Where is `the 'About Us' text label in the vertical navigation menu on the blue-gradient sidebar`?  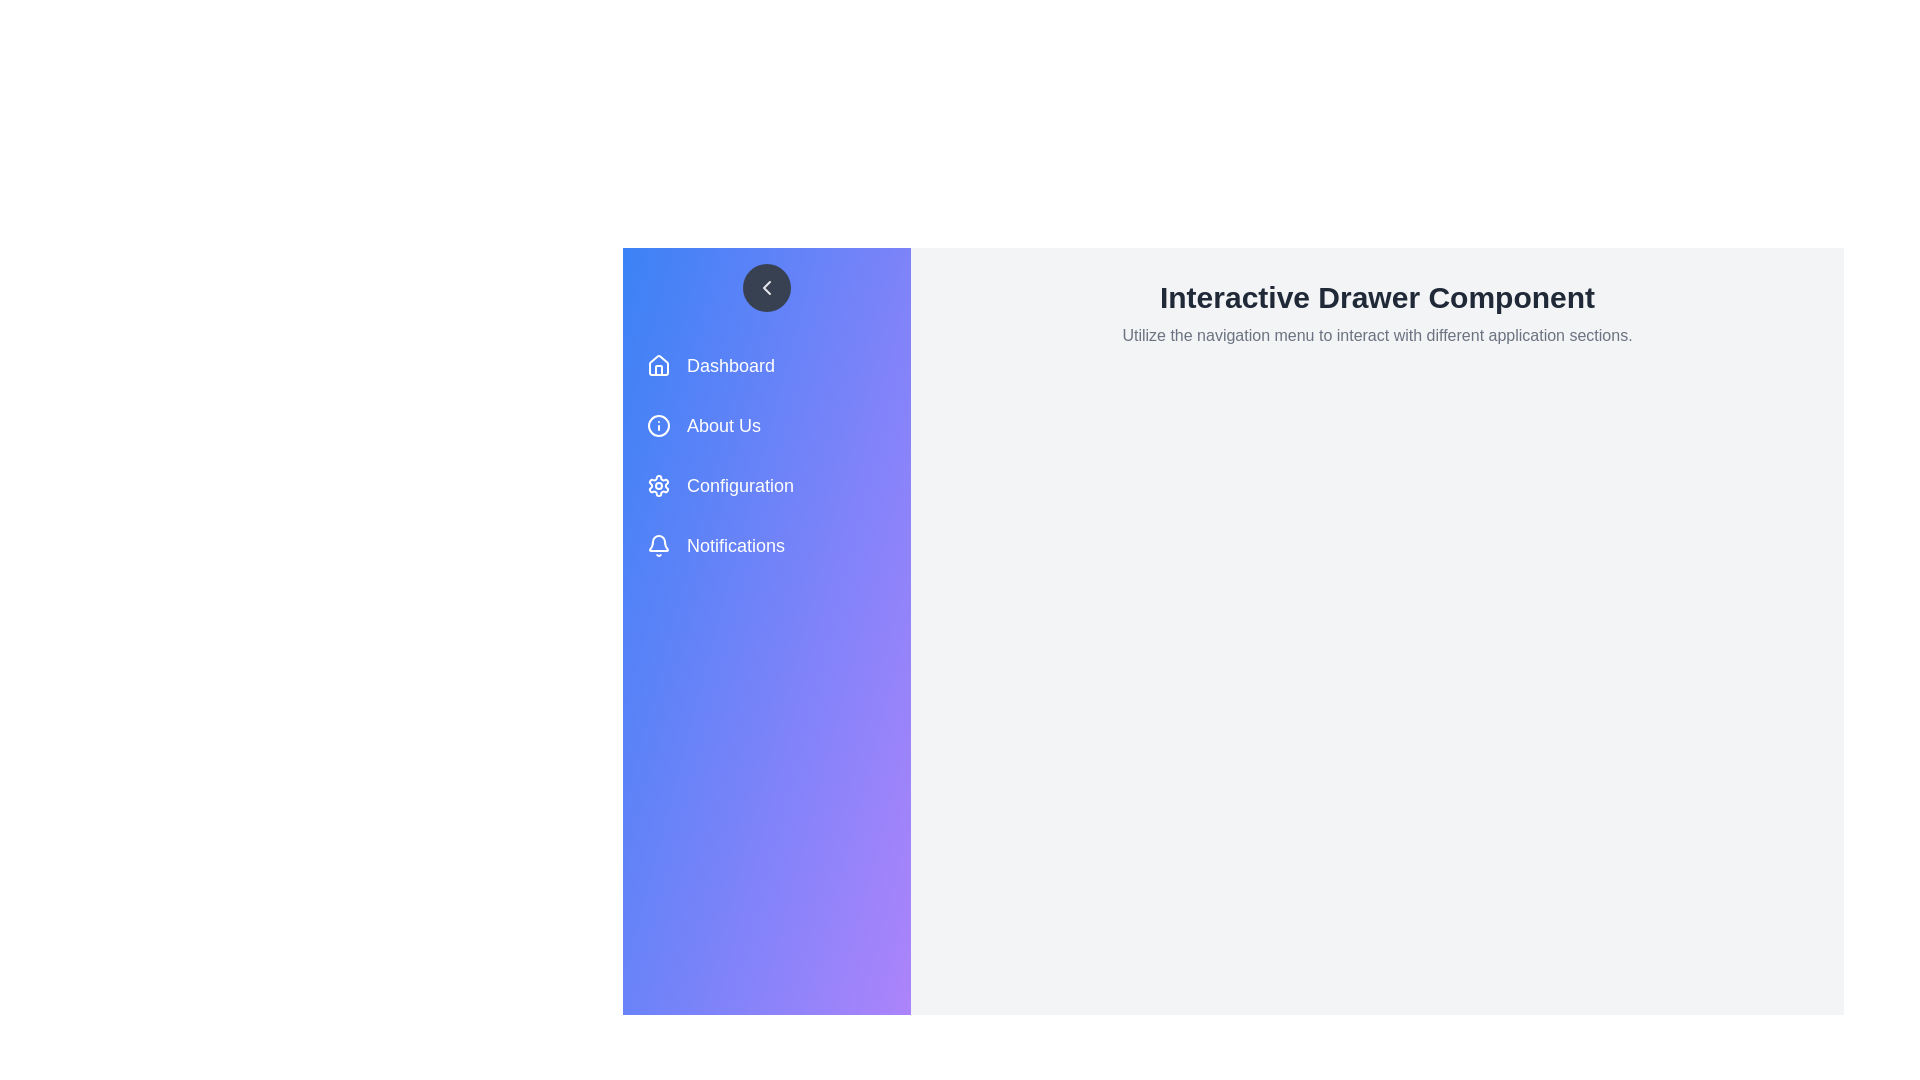 the 'About Us' text label in the vertical navigation menu on the blue-gradient sidebar is located at coordinates (723, 424).